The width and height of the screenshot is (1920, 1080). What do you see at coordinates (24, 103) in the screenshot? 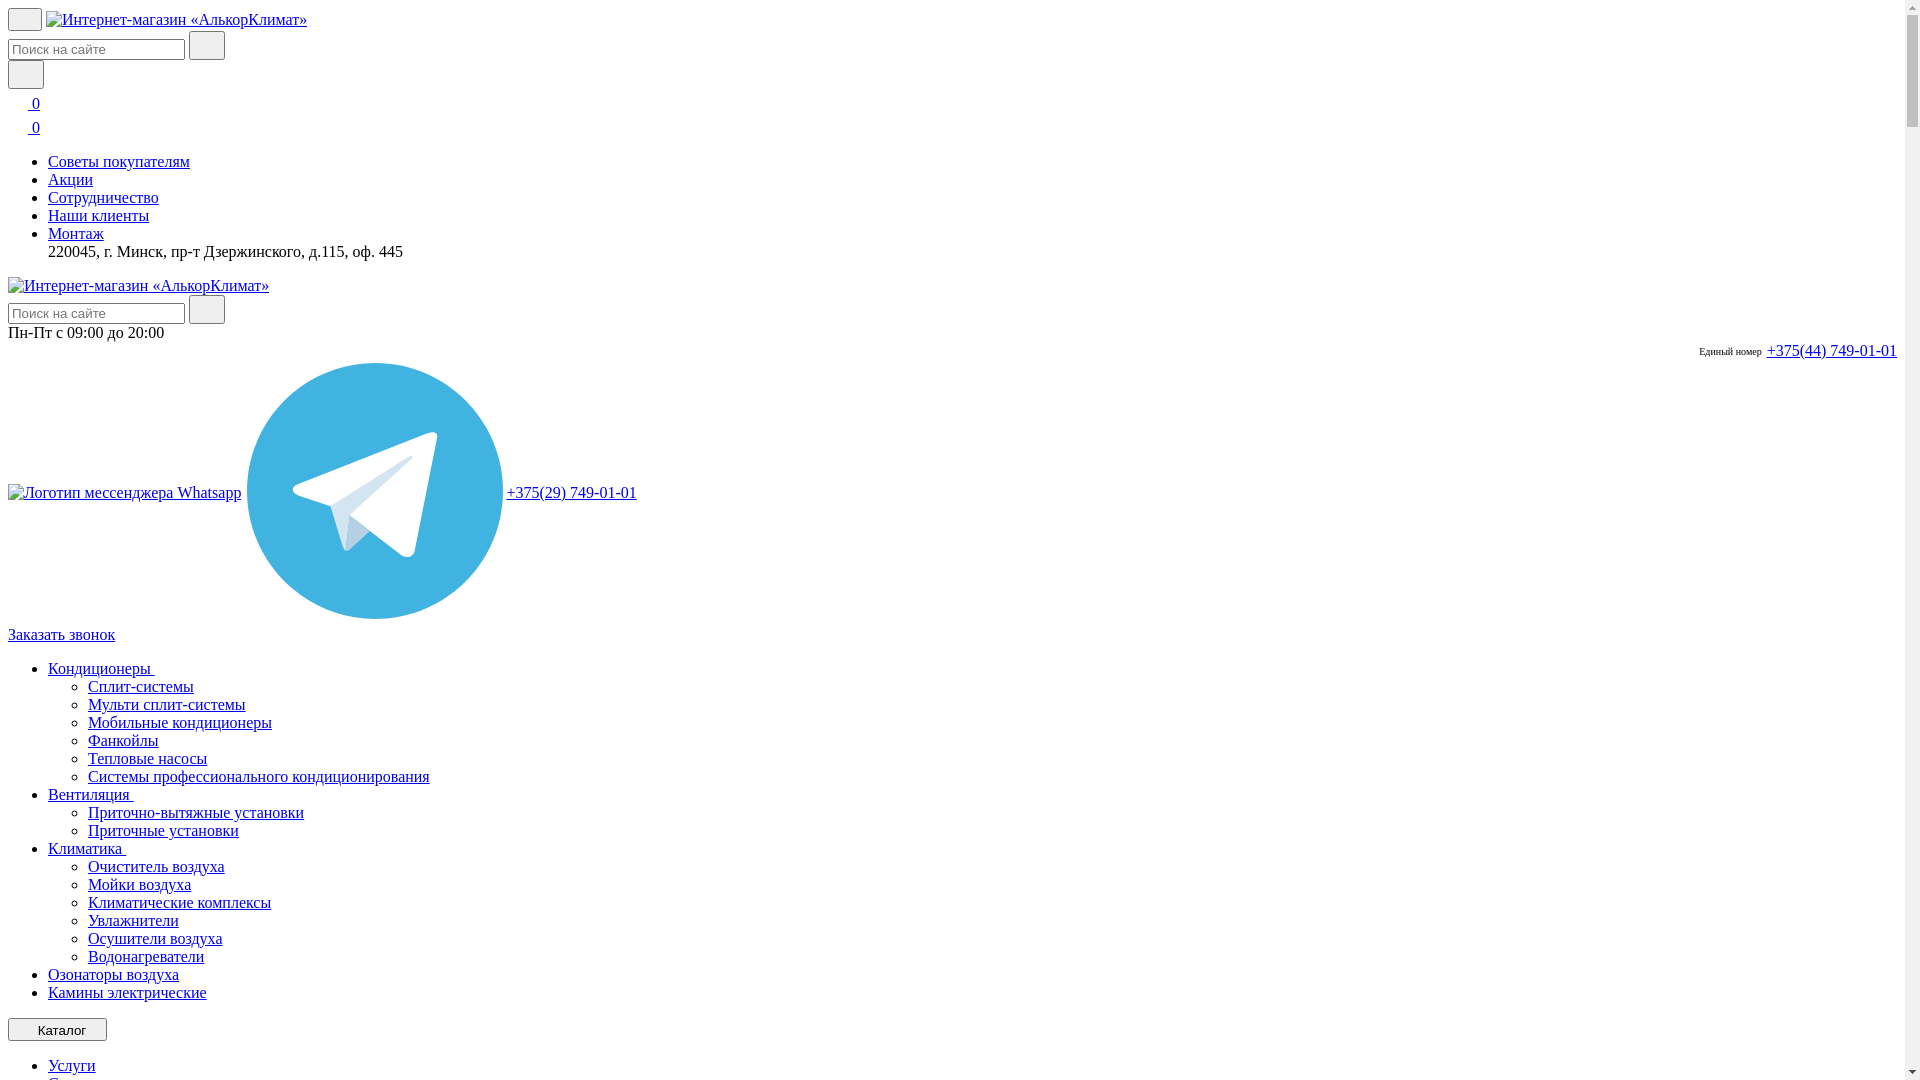
I see `'0'` at bounding box center [24, 103].